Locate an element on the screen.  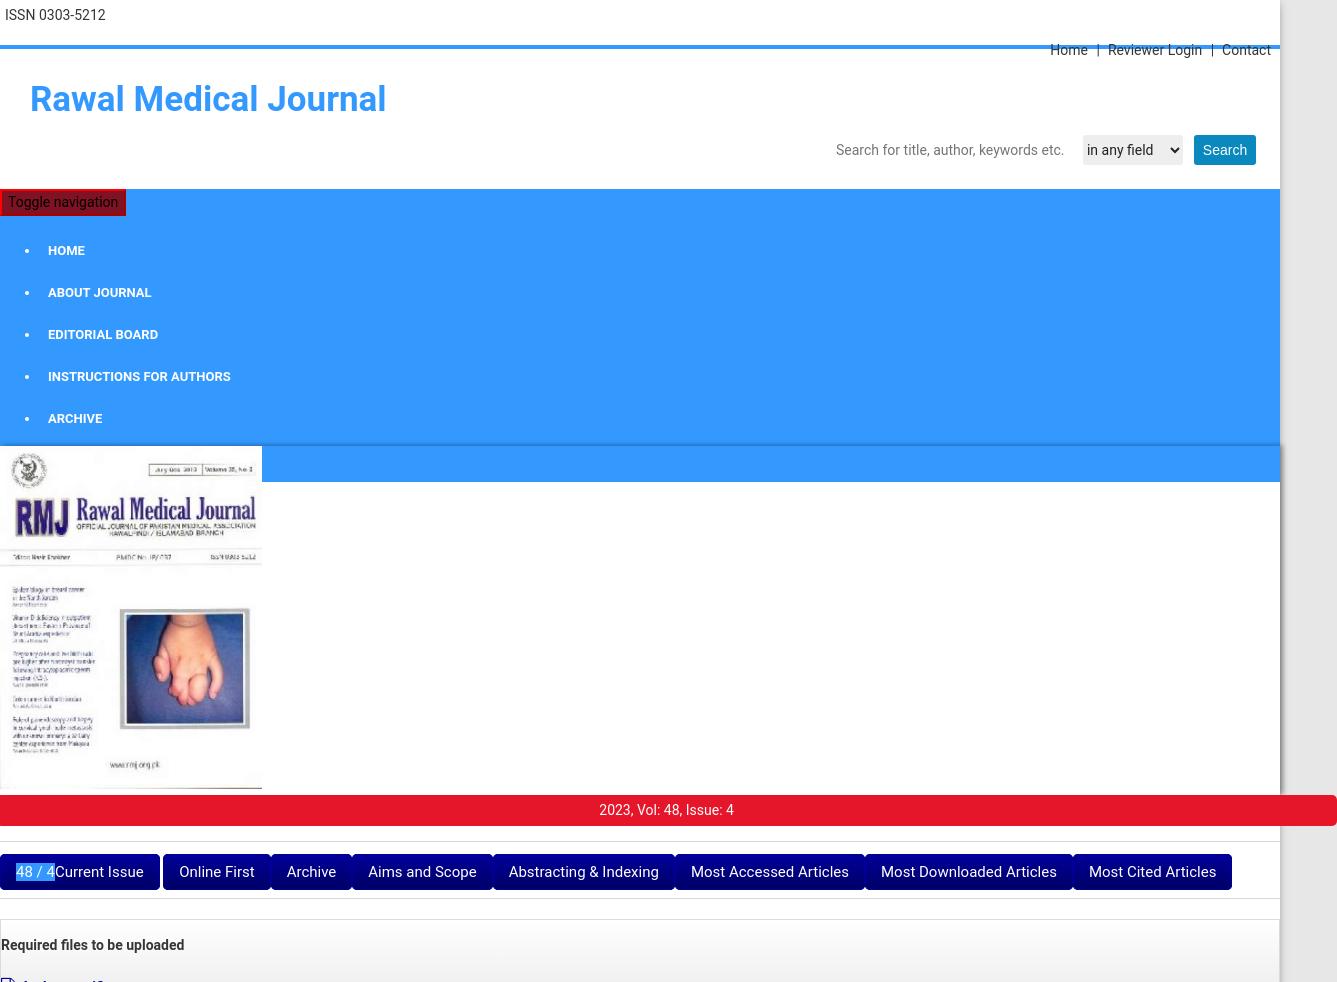
'Online First' is located at coordinates (216, 871).